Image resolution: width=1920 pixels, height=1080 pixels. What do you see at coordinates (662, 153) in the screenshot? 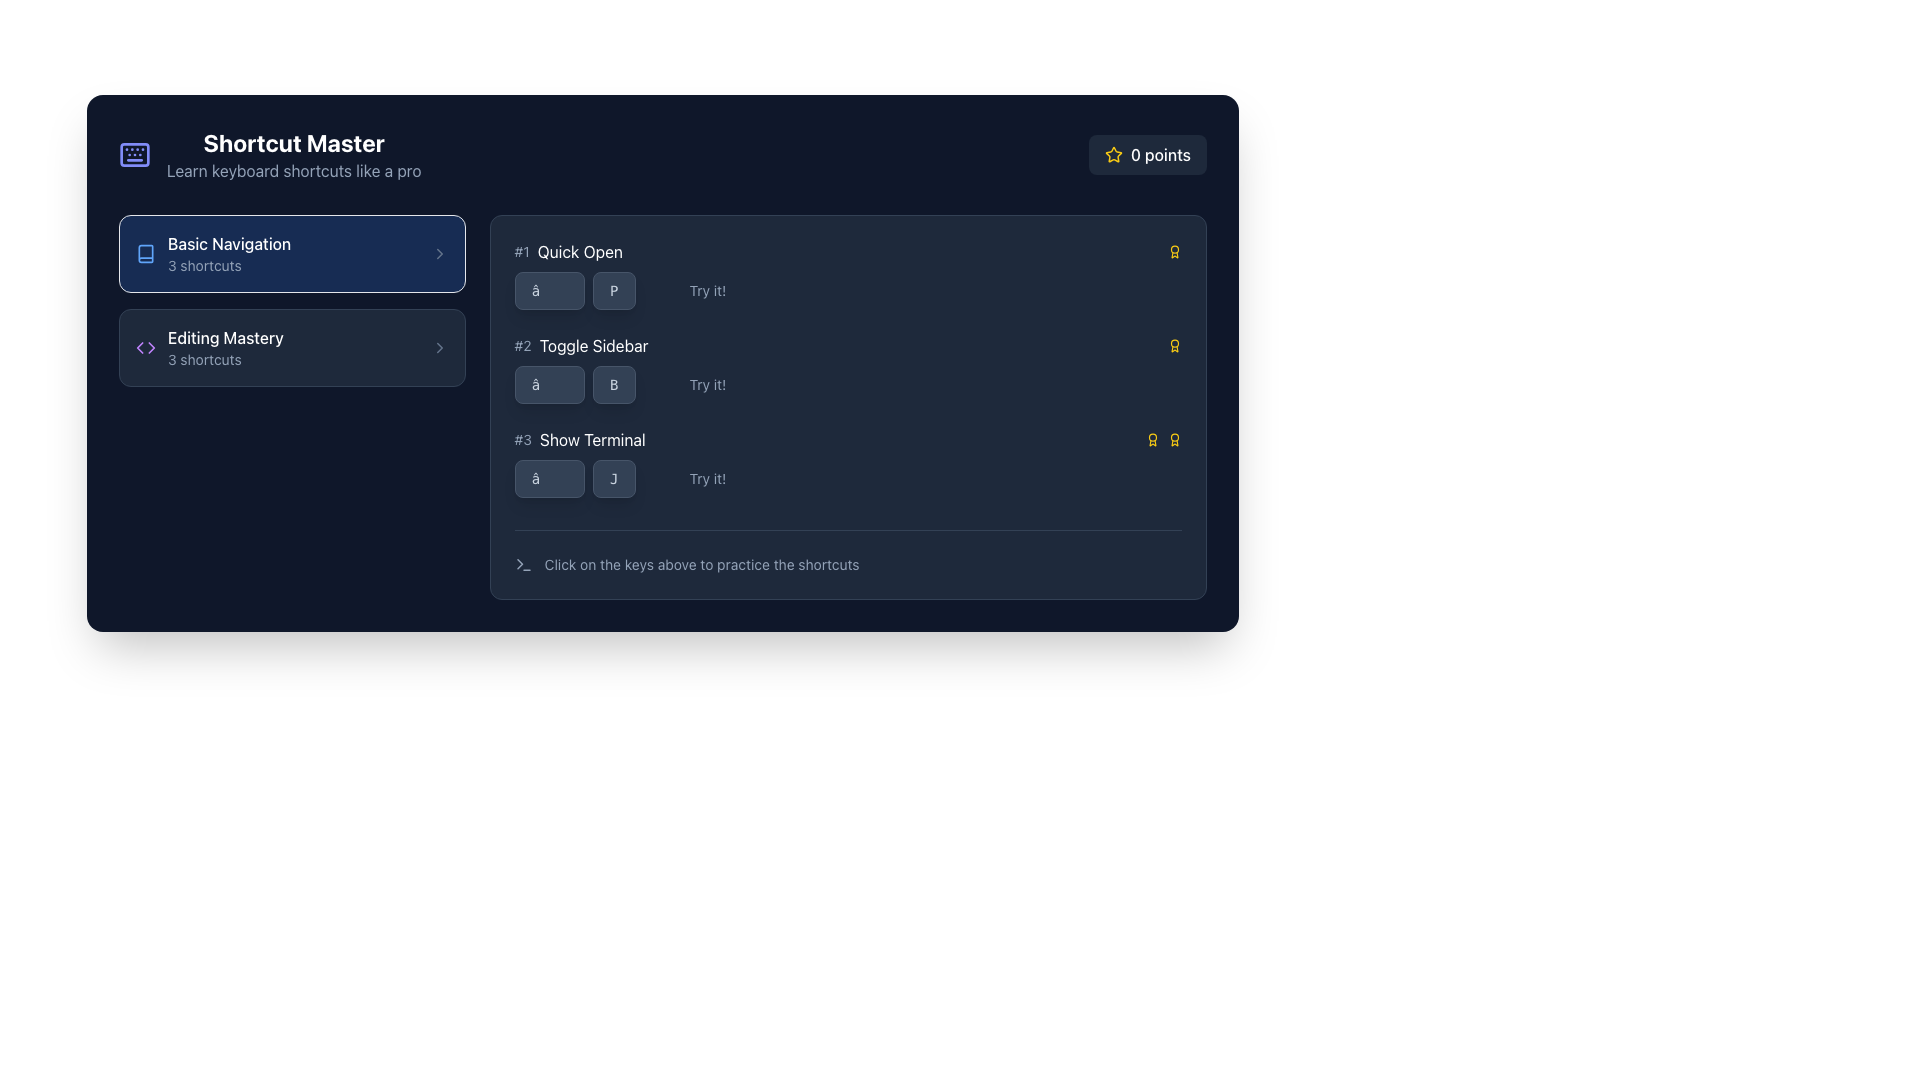
I see `the points badge located in the header at the top of the shortcut interface to check current achievements` at bounding box center [662, 153].